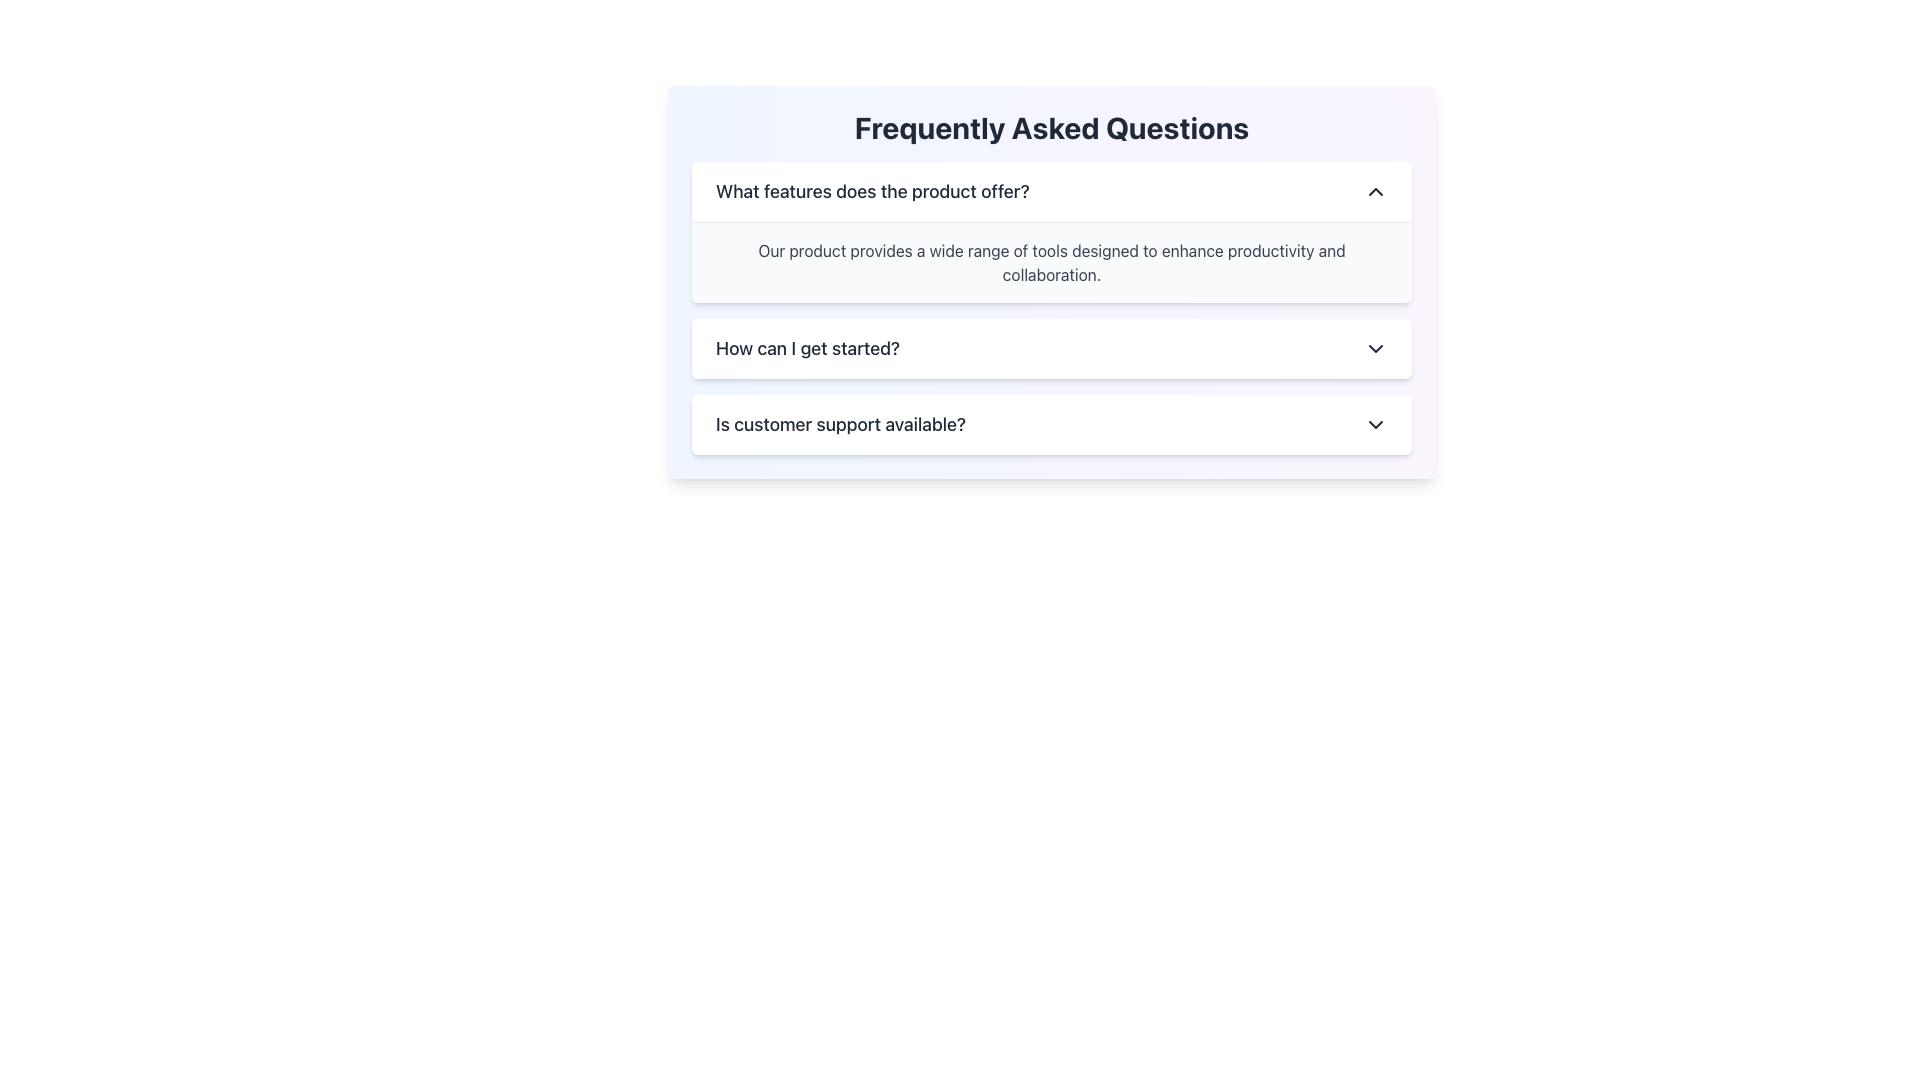 The height and width of the screenshot is (1080, 1920). What do you see at coordinates (1050, 423) in the screenshot?
I see `the third Expandable Question Block` at bounding box center [1050, 423].